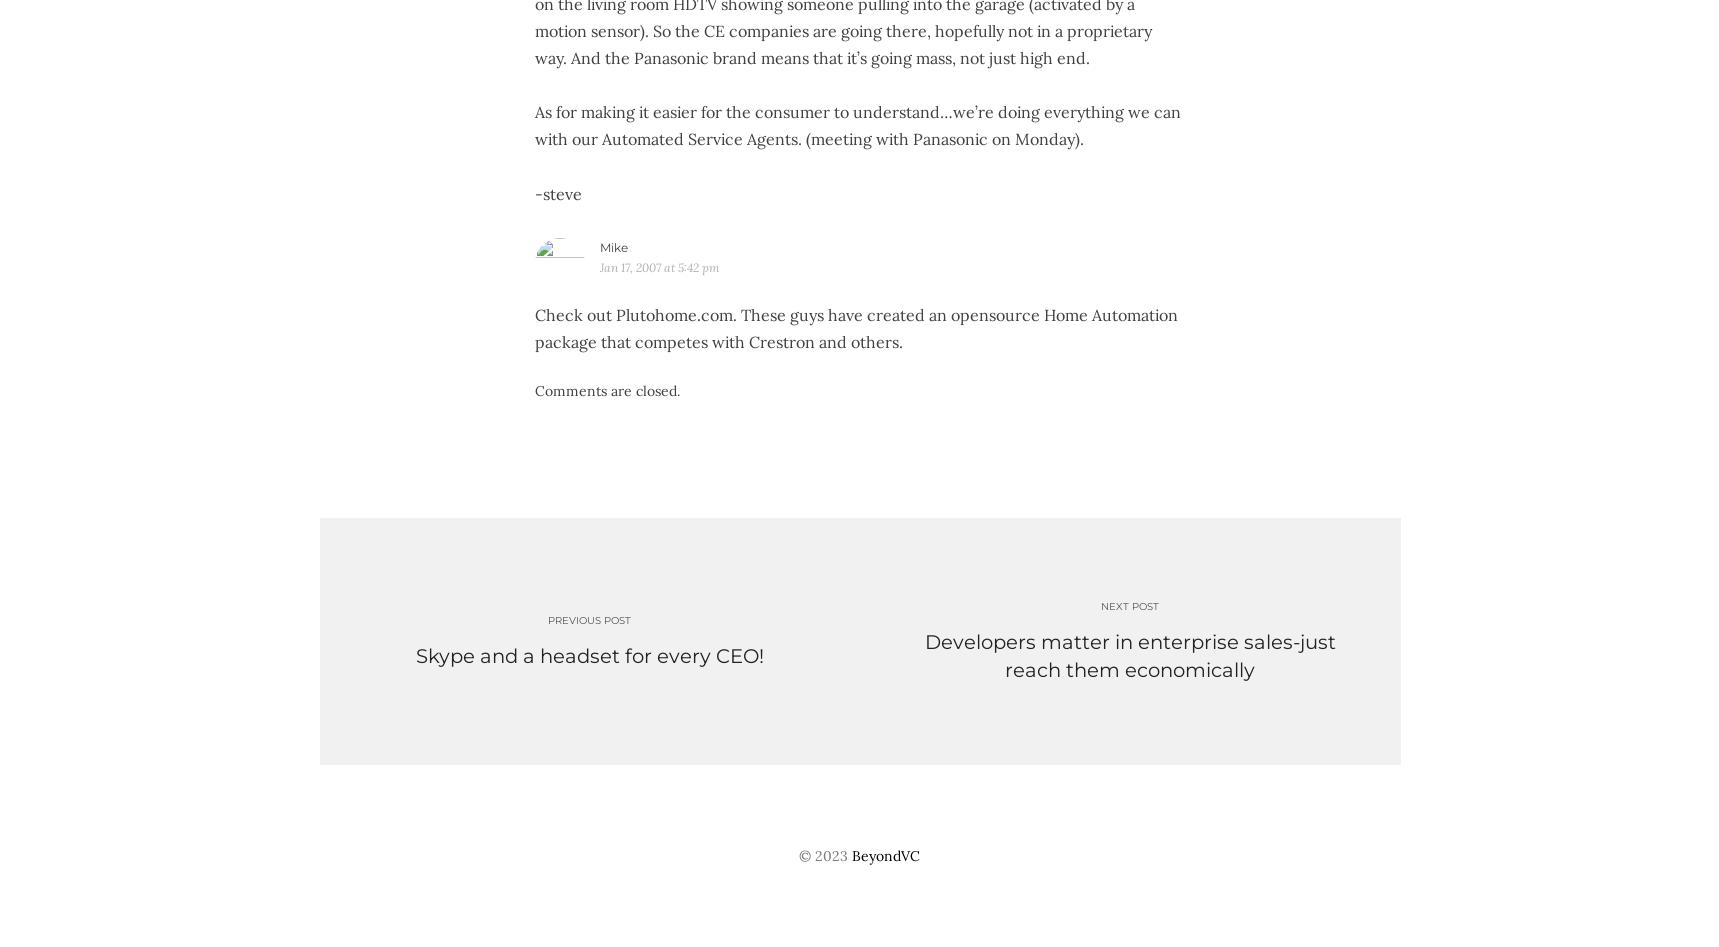 The width and height of the screenshot is (1719, 947). I want to click on '© 2023', so click(824, 854).